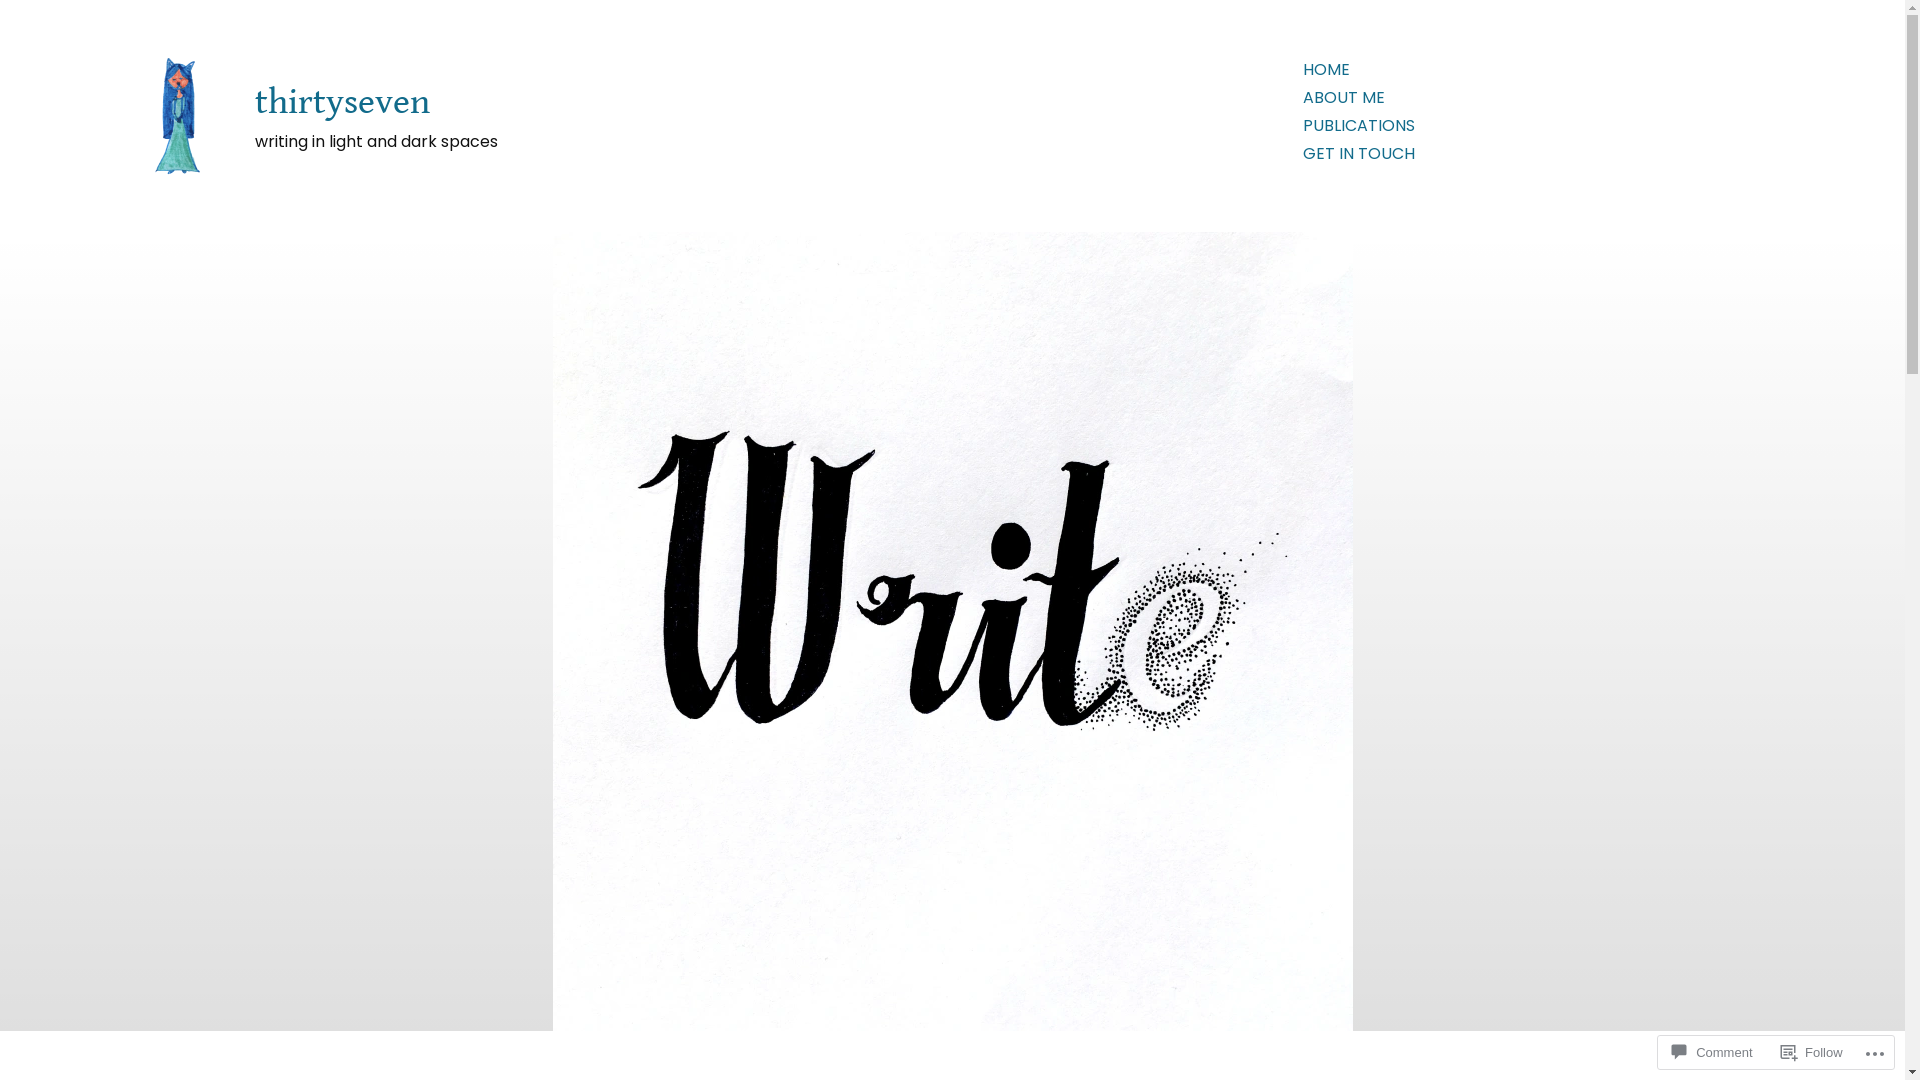 This screenshot has height=1080, width=1920. I want to click on 'Comment', so click(1711, 1051).